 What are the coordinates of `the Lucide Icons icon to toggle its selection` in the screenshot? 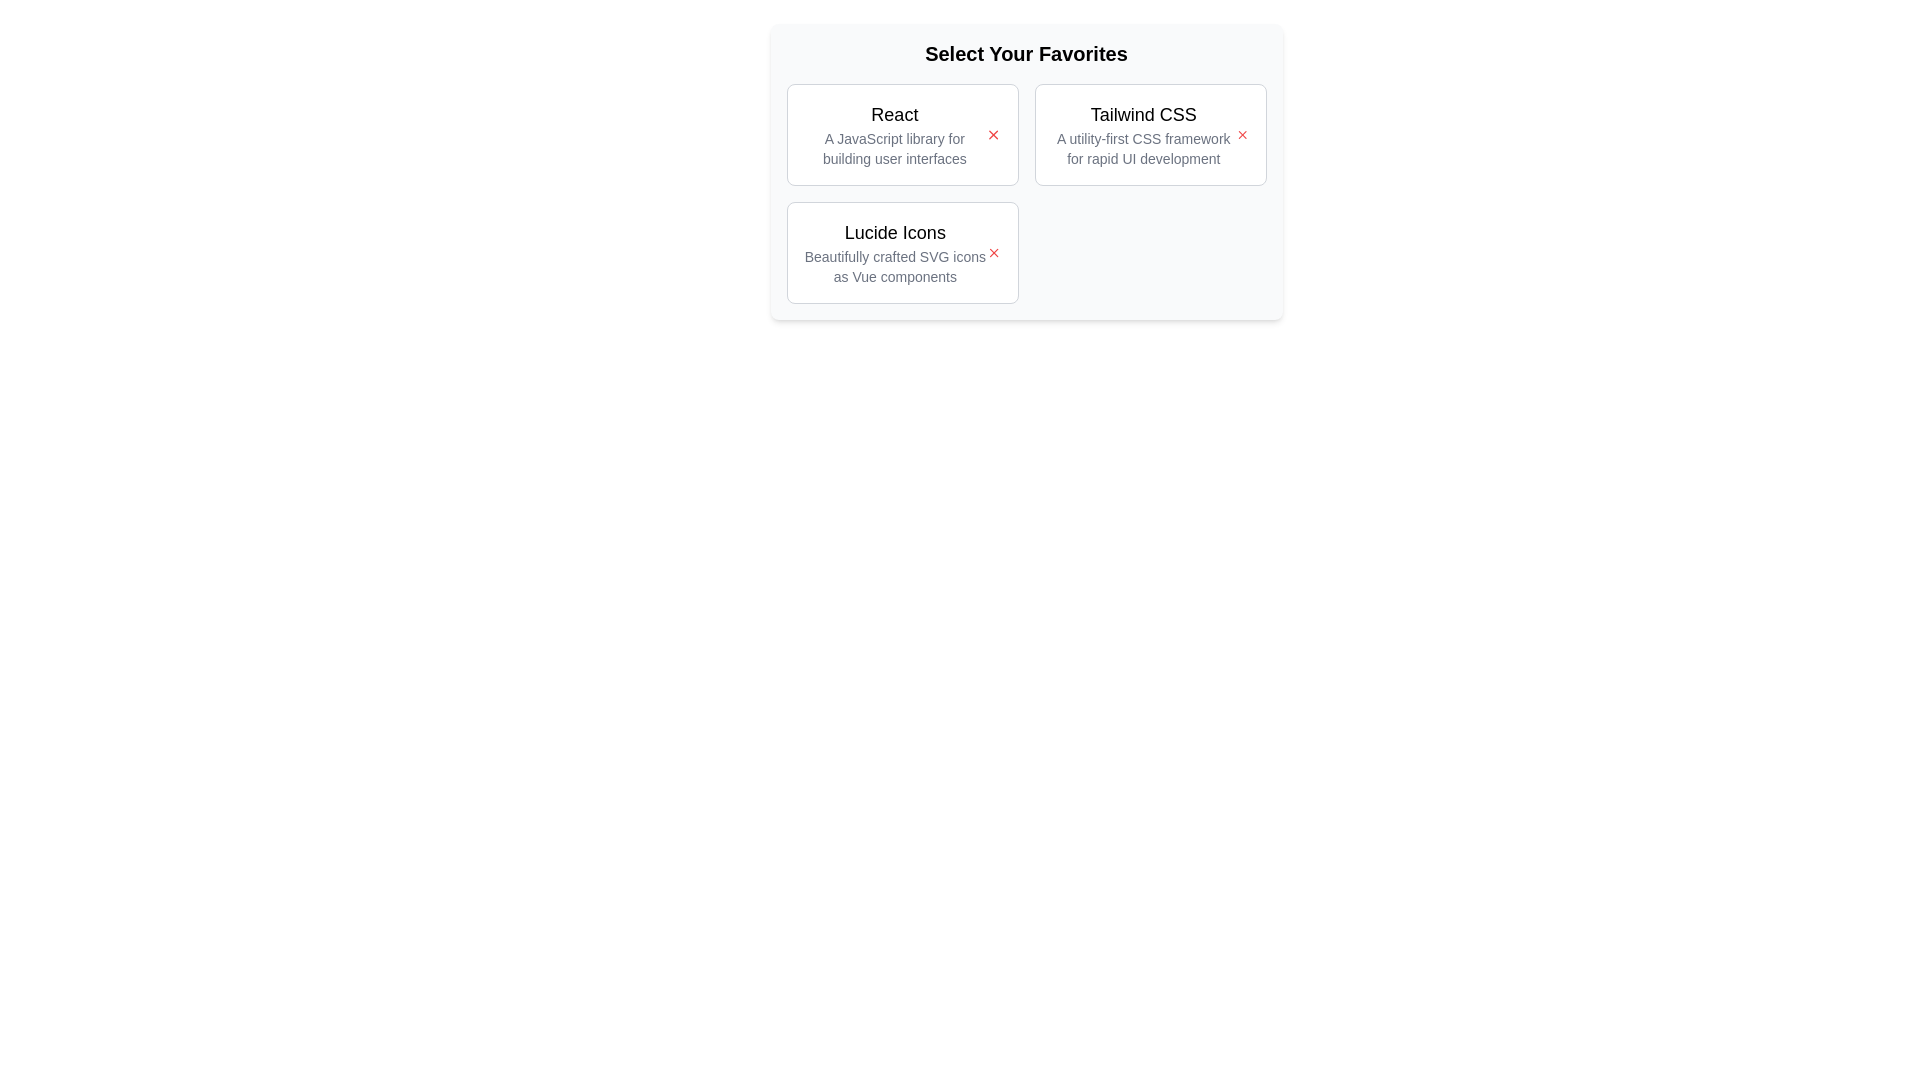 It's located at (994, 252).